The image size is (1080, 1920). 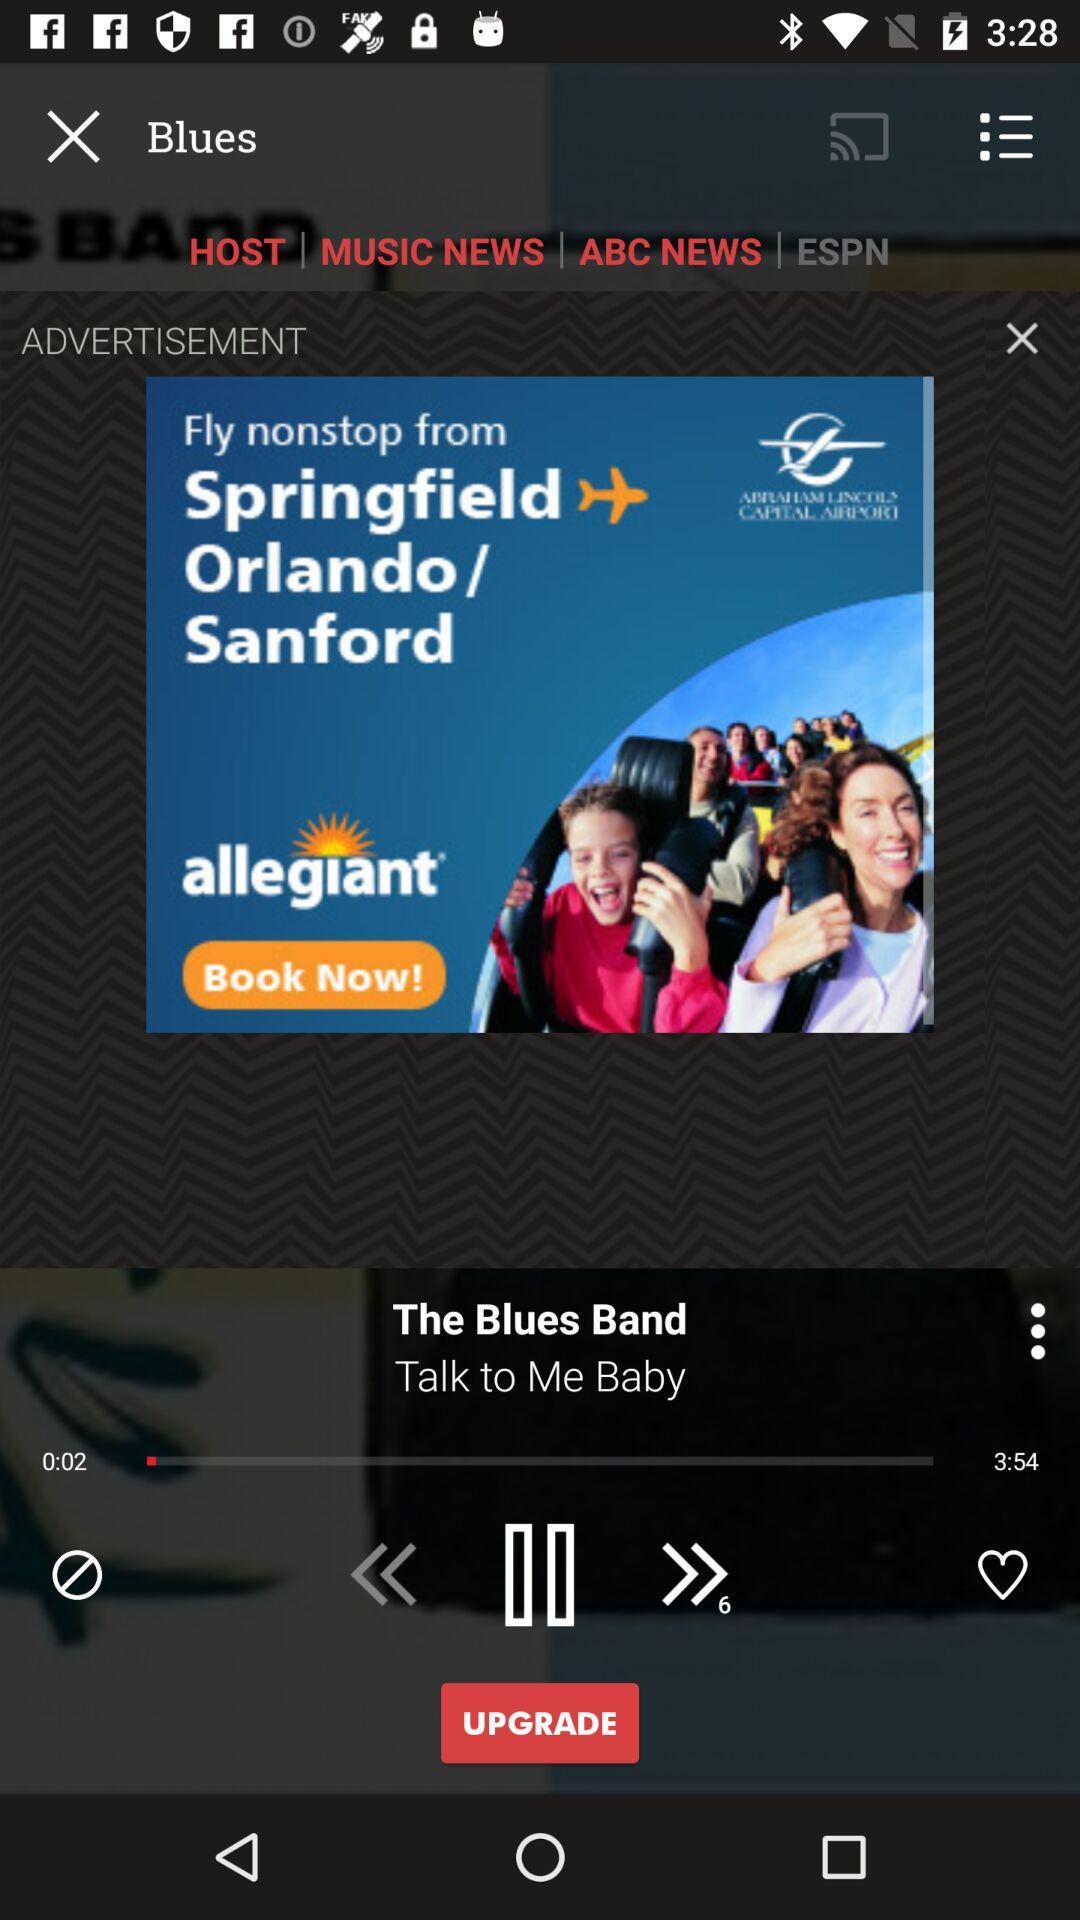 What do you see at coordinates (1022, 348) in the screenshot?
I see `the close icon` at bounding box center [1022, 348].